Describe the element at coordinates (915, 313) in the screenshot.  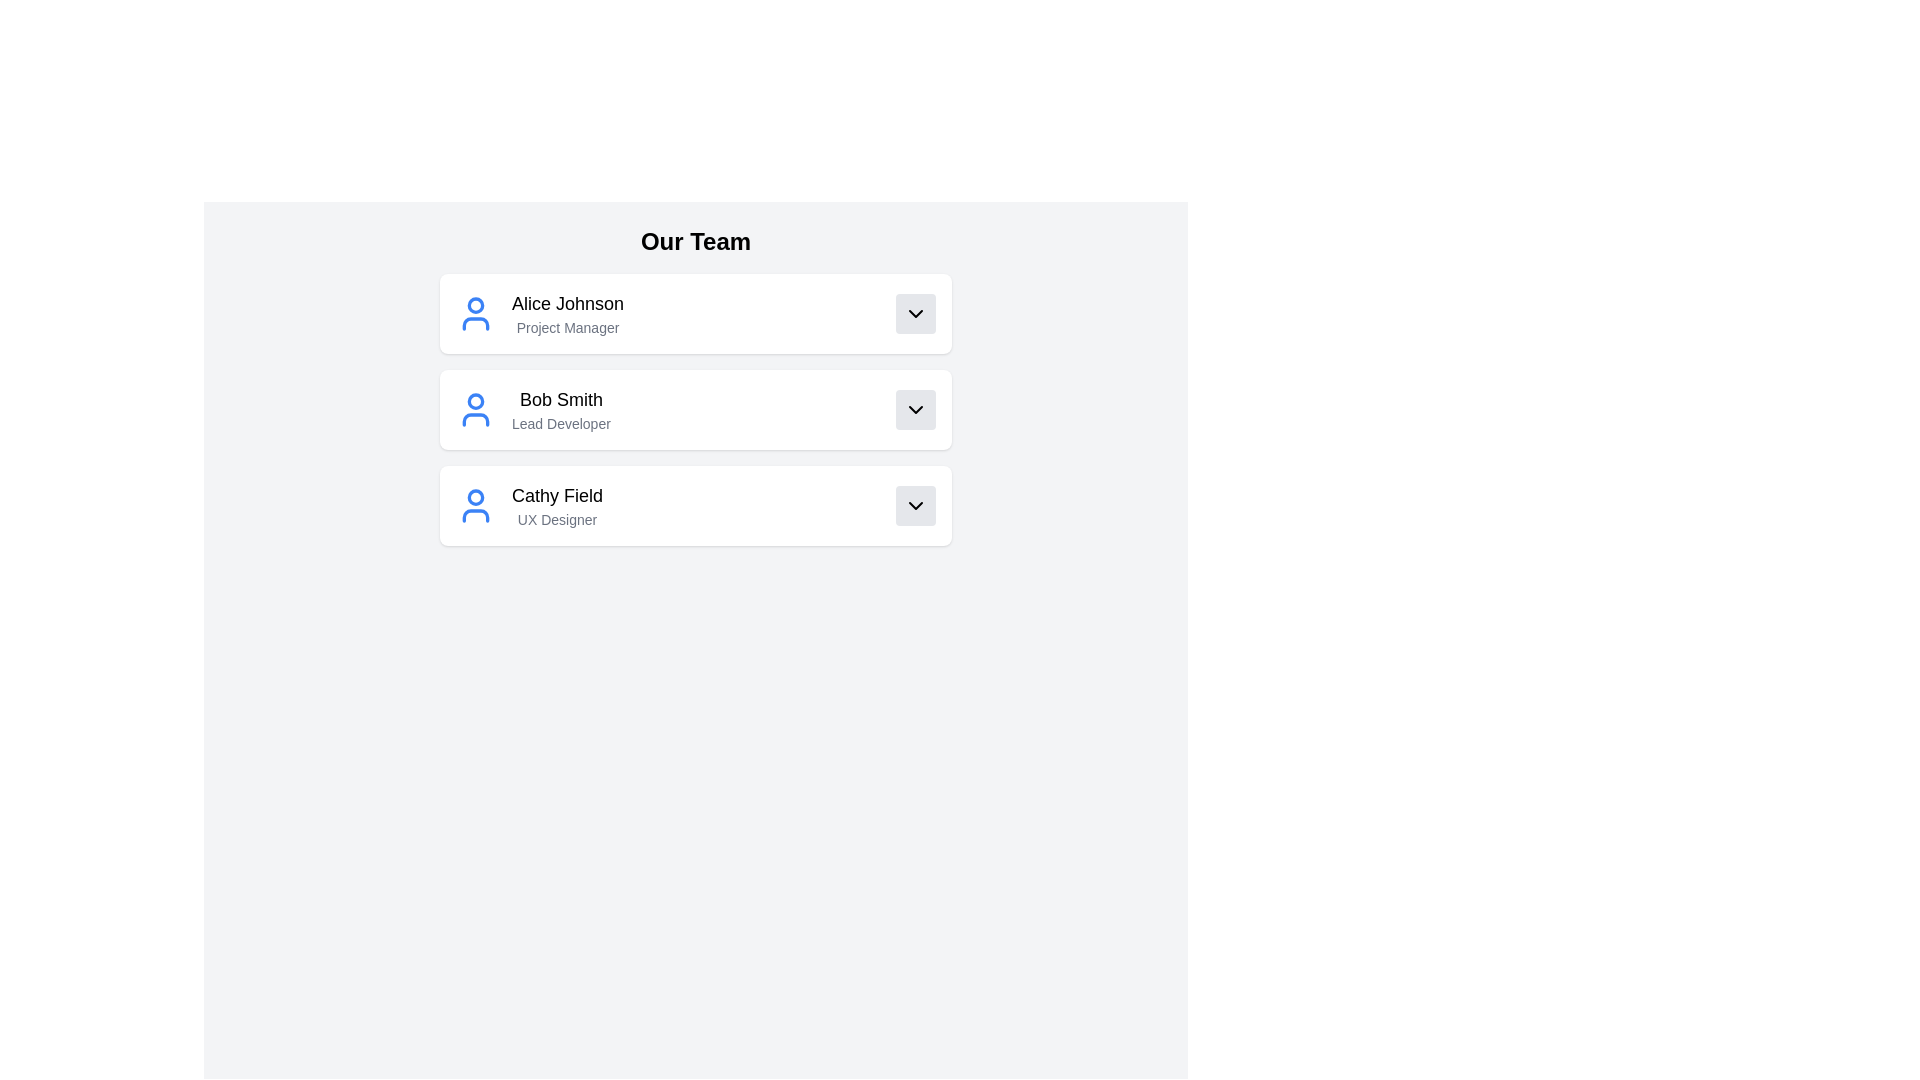
I see `the toggle button located to the right of 'Project Manager' and below 'Alice Johnson' to change its background color` at that location.